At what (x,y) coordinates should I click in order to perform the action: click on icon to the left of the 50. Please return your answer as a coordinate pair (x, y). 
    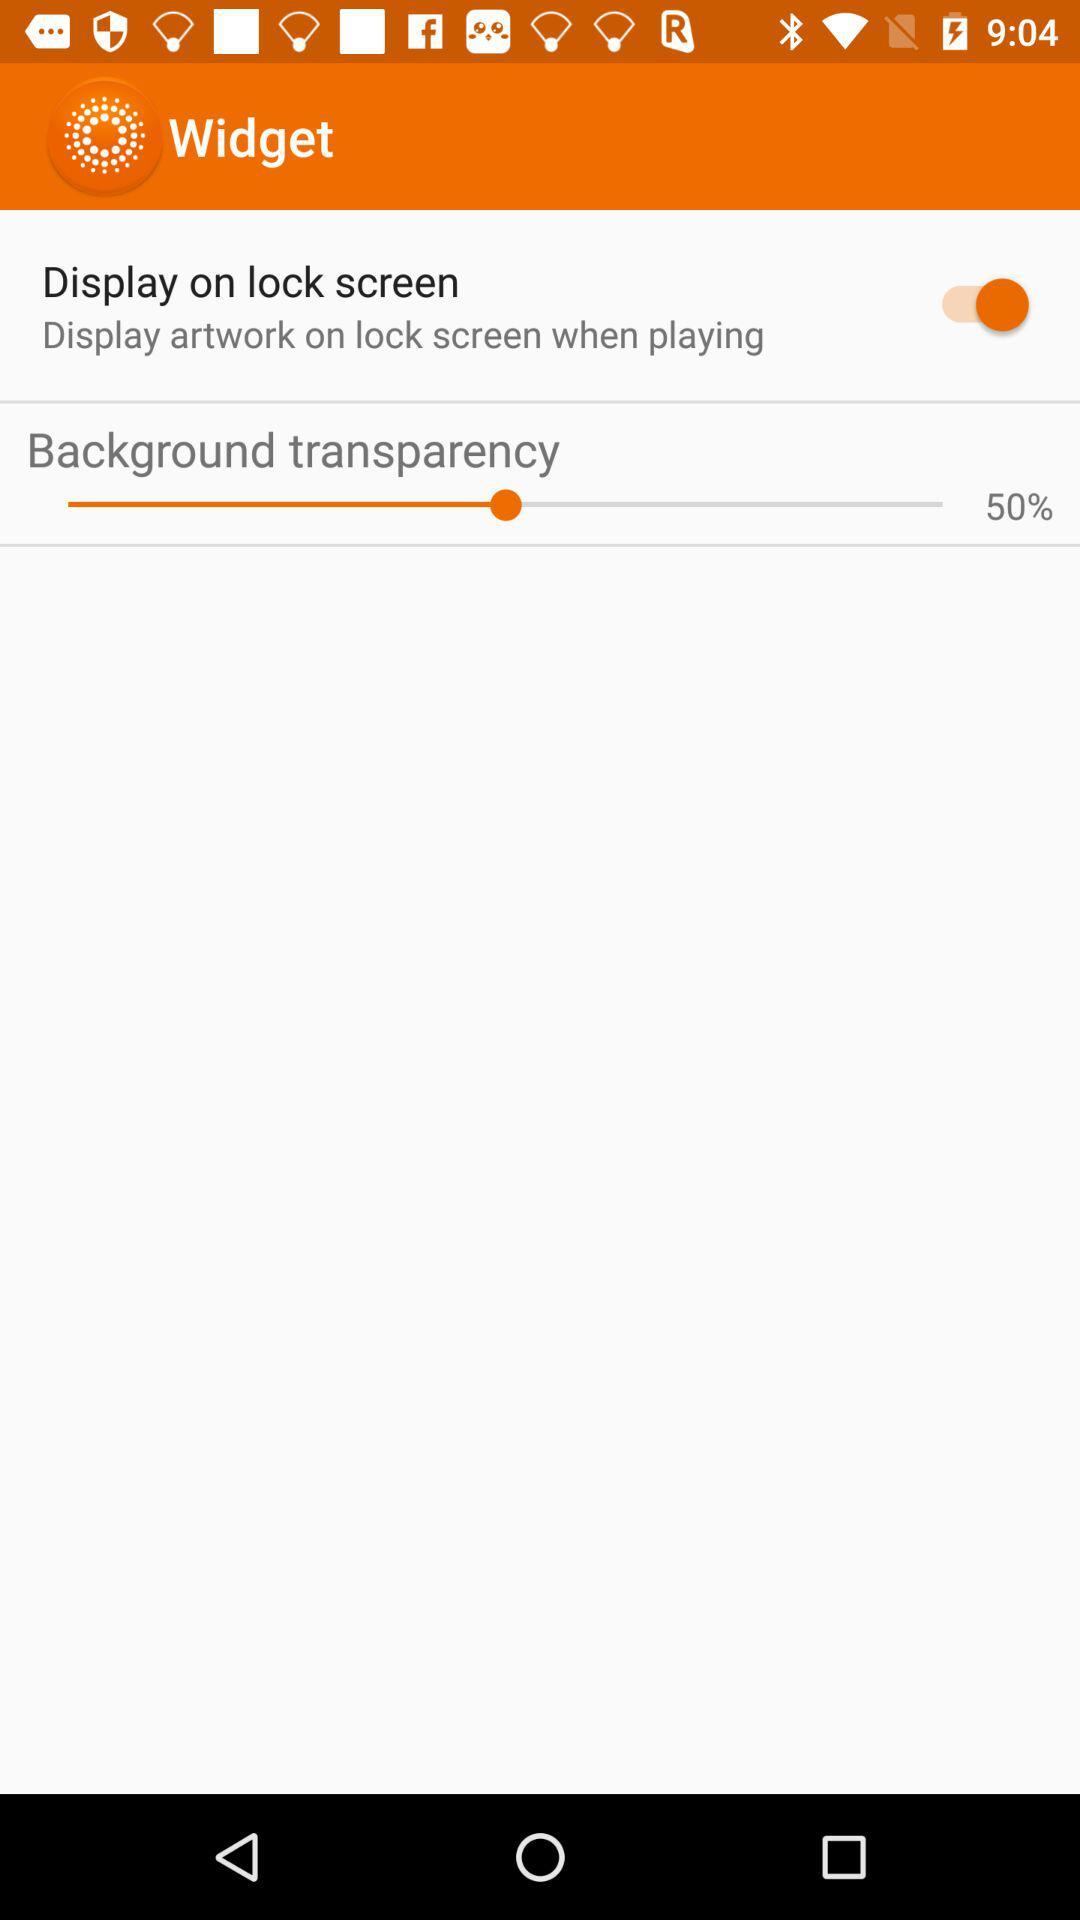
    Looking at the image, I should click on (504, 505).